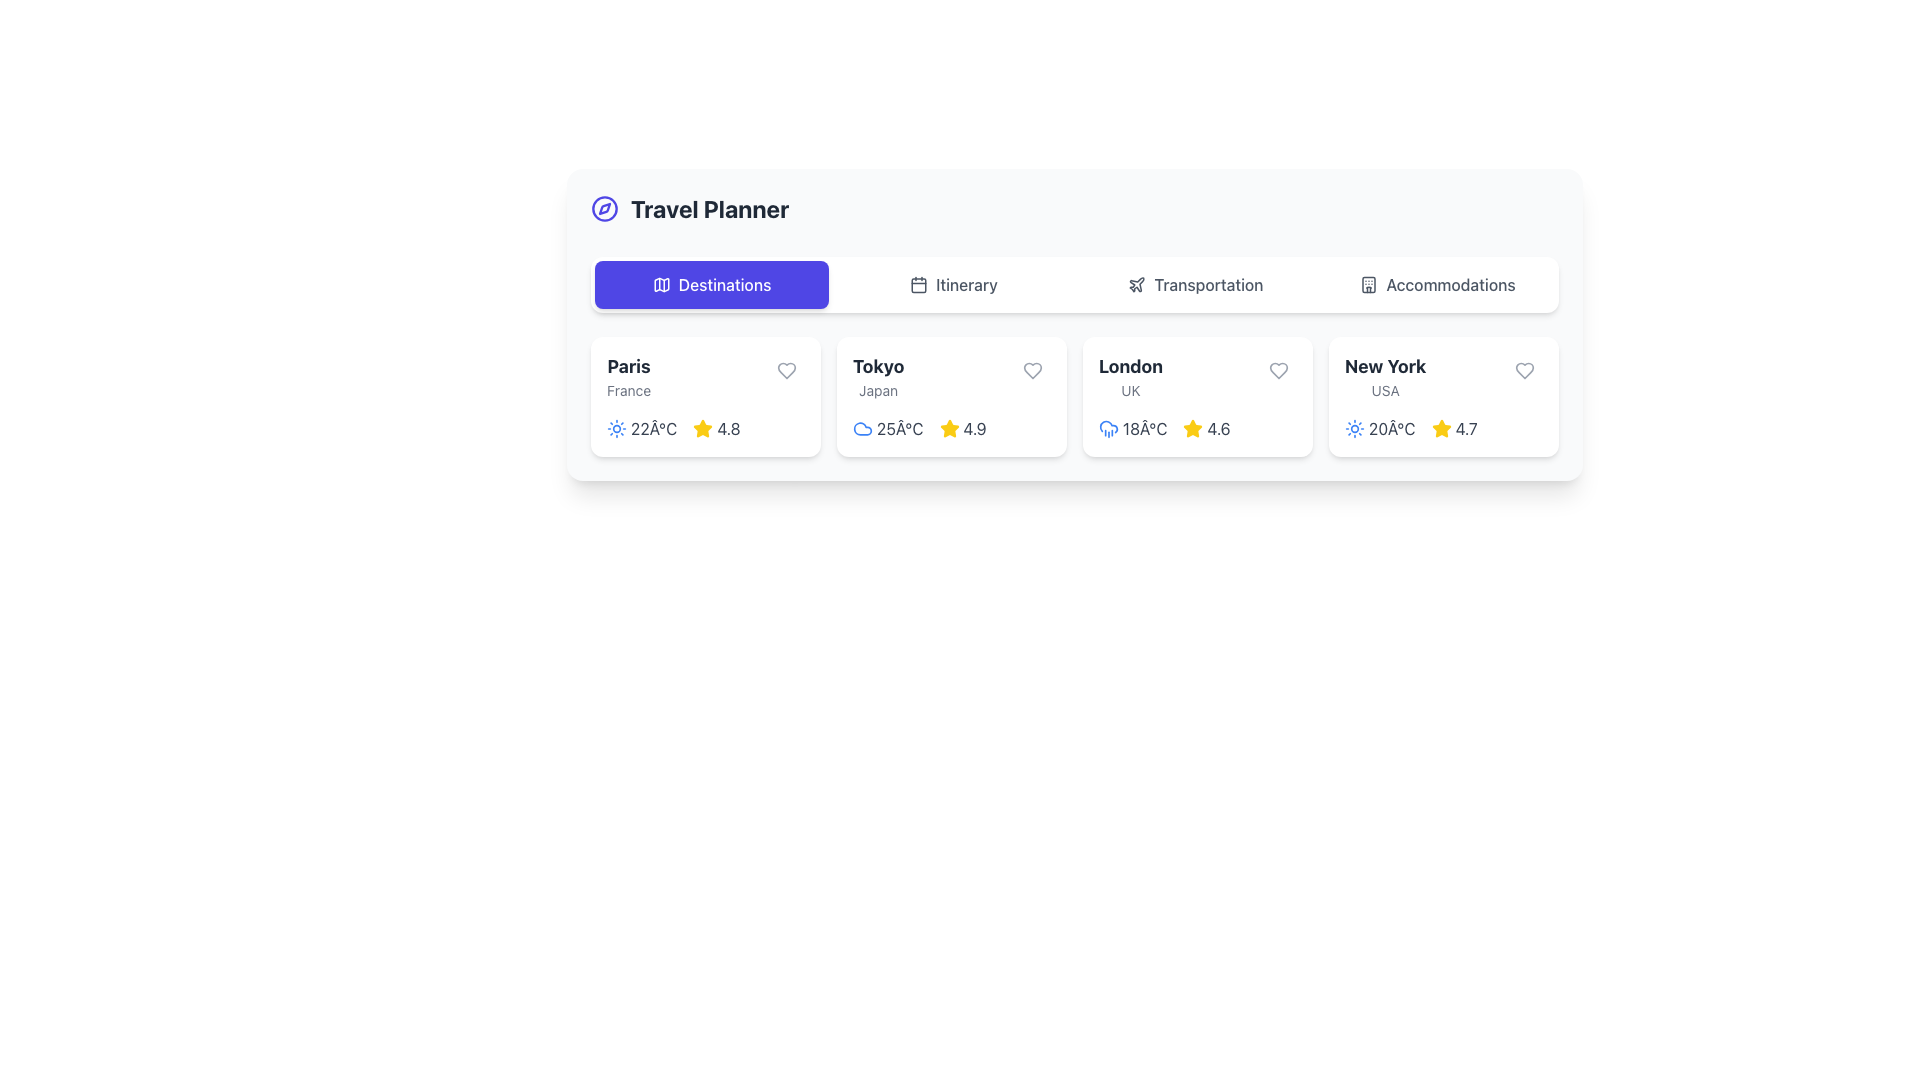  Describe the element at coordinates (1193, 427) in the screenshot. I see `the yellow star icon with rounded edges, located next to the '4.6' text in the rating information panel of the third destination card for 'London, UK.'` at that location.